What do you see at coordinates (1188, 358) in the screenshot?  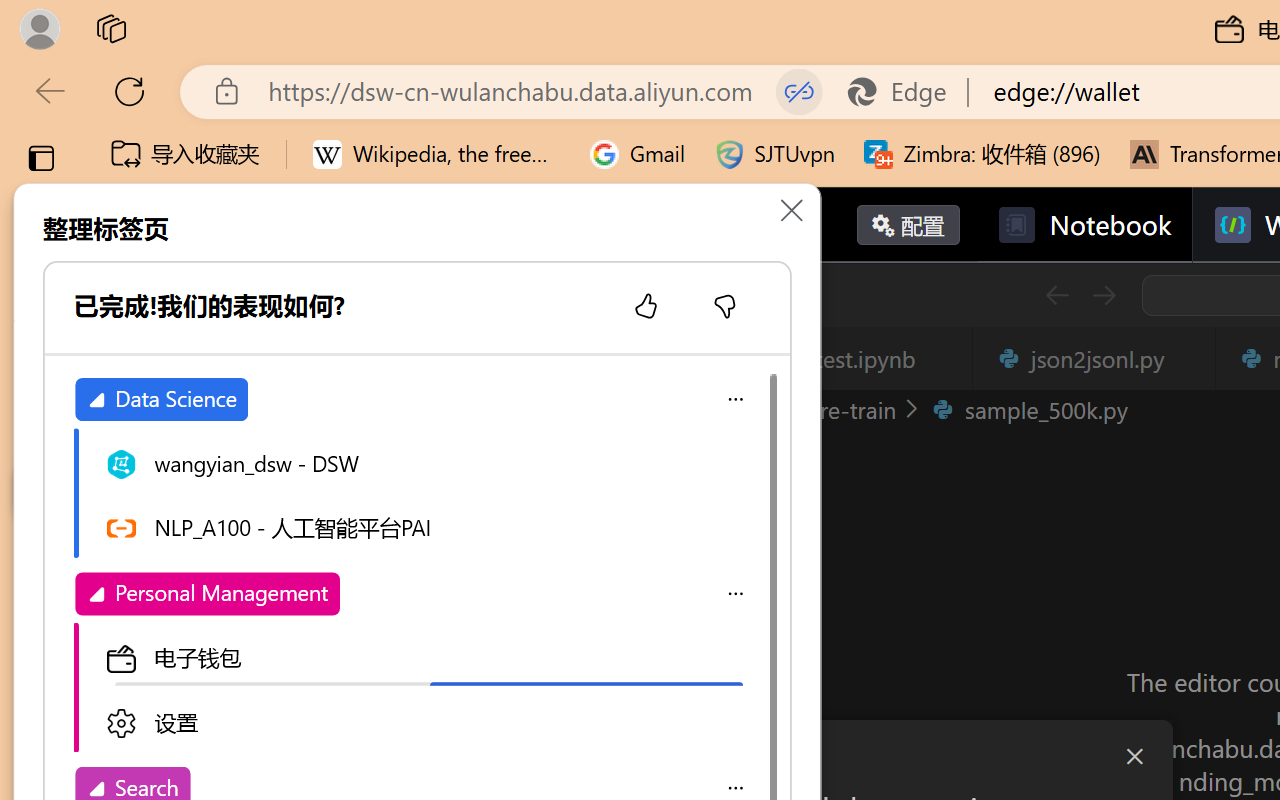 I see `'Tab actions'` at bounding box center [1188, 358].